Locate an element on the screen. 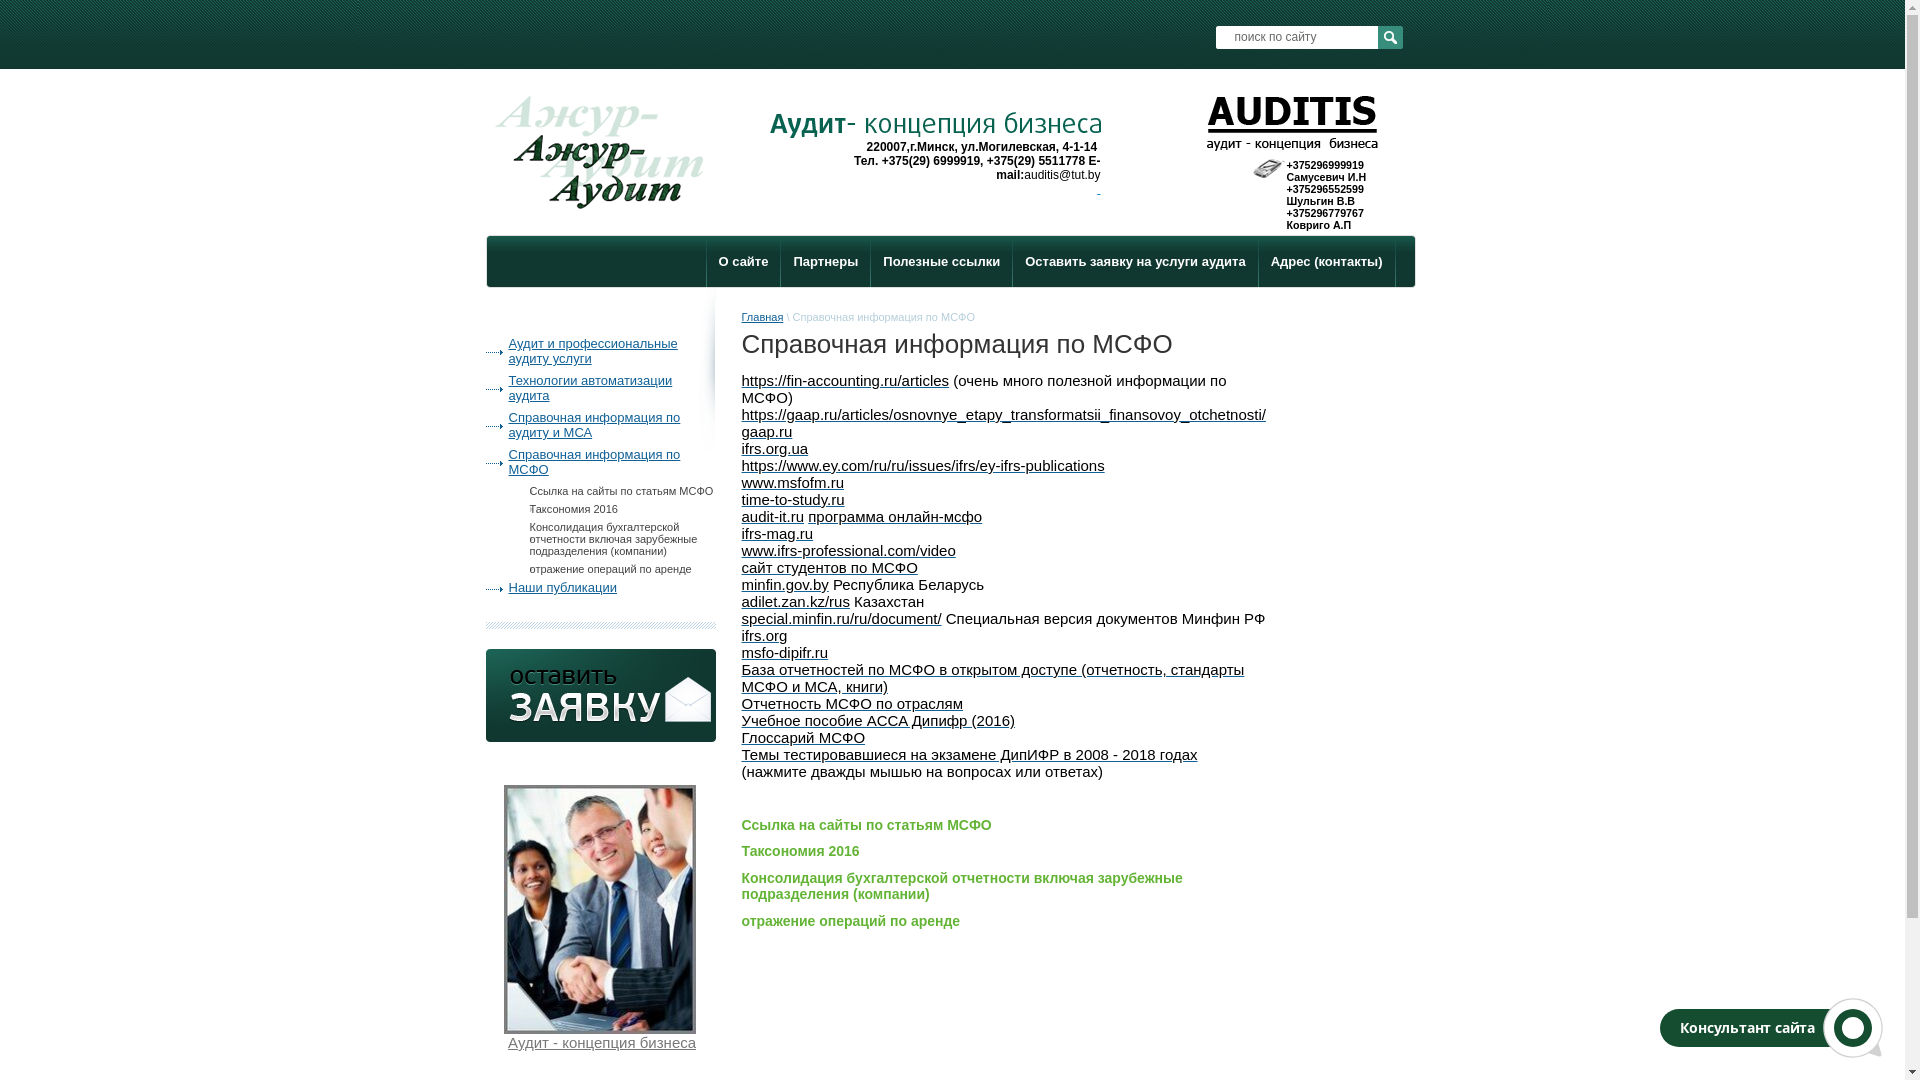 Image resolution: width=1920 pixels, height=1080 pixels. 'ifrs-mag.ru' is located at coordinates (776, 532).